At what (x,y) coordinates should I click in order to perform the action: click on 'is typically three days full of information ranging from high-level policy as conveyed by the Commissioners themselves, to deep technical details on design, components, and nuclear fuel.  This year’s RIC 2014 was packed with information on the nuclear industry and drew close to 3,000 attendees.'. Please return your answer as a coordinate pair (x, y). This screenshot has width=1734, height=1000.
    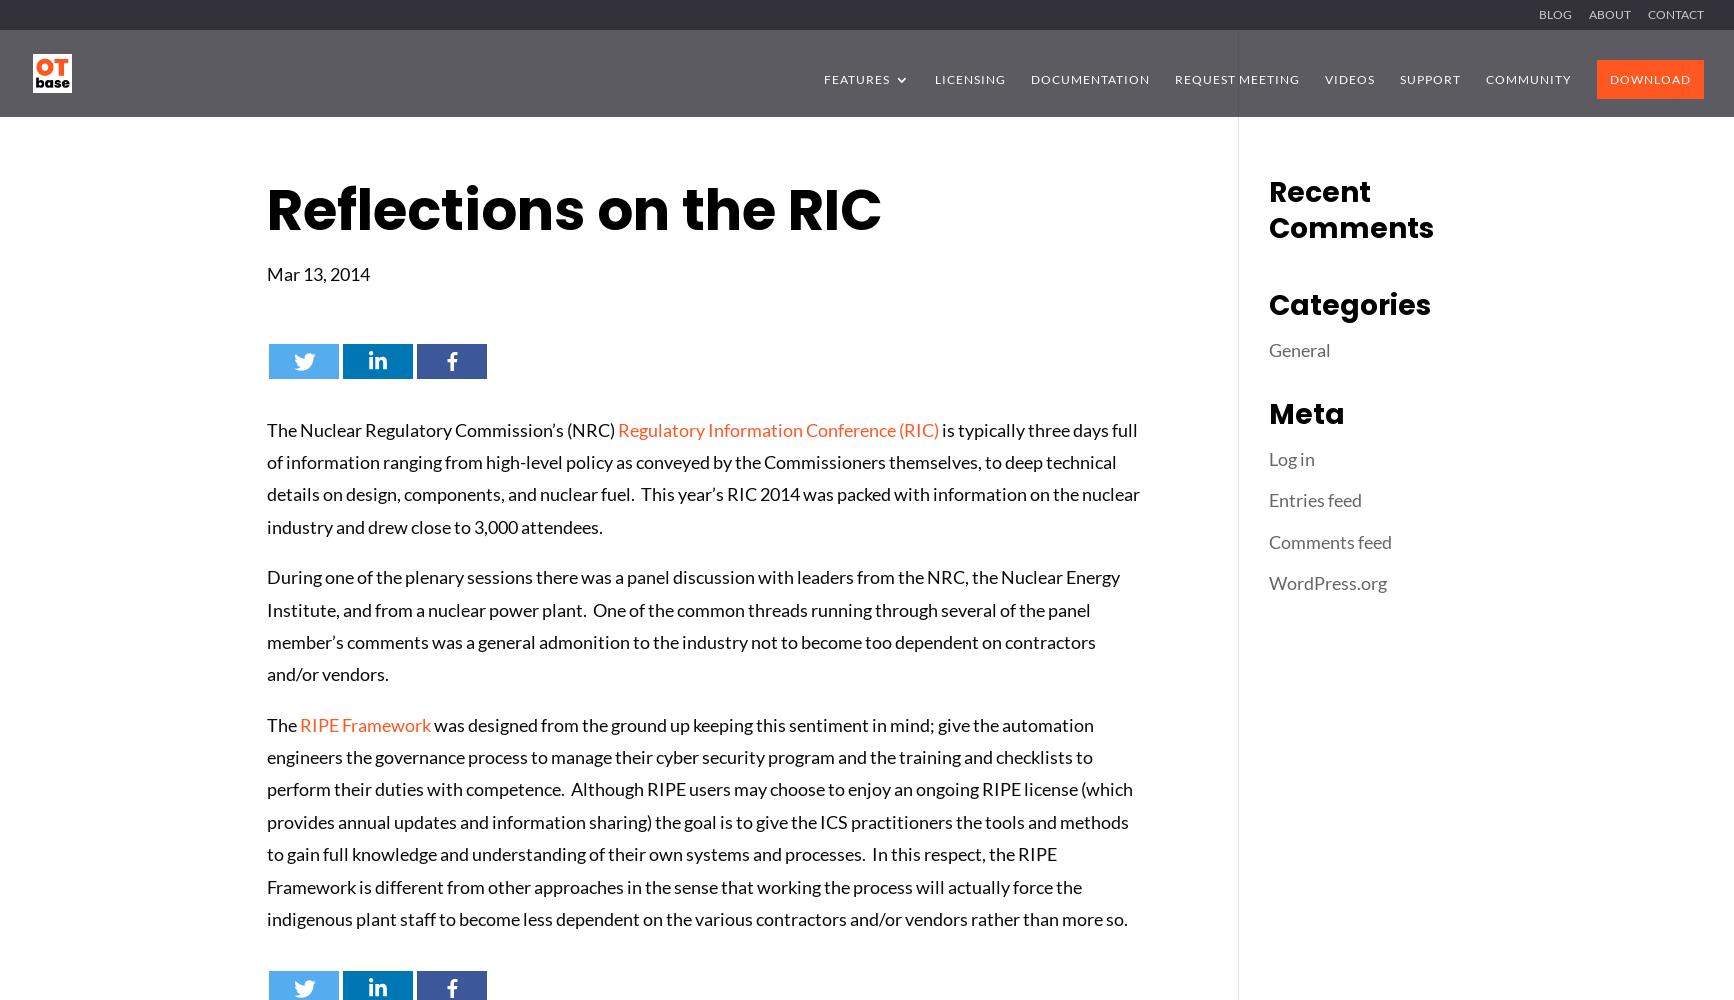
    Looking at the image, I should click on (702, 476).